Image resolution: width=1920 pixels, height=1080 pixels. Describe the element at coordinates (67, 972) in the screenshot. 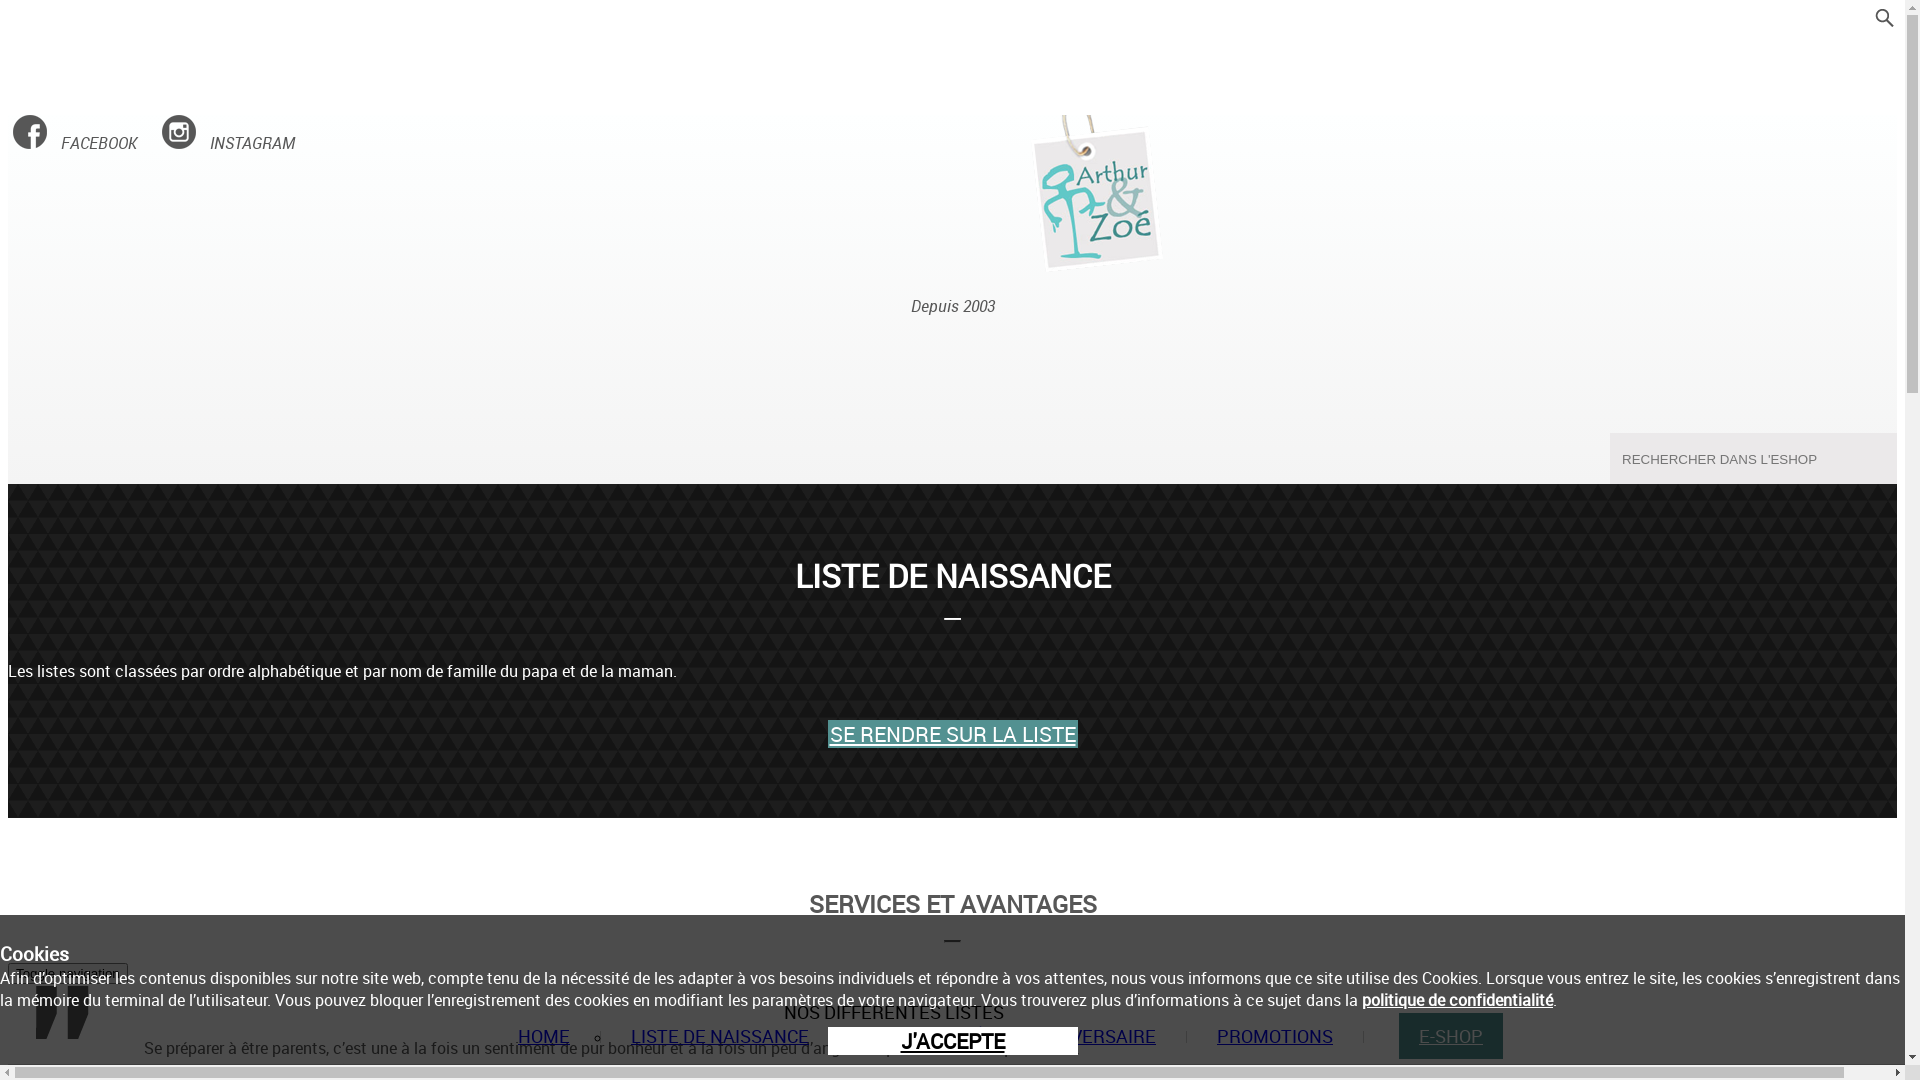

I see `'Toggle navigation'` at that location.